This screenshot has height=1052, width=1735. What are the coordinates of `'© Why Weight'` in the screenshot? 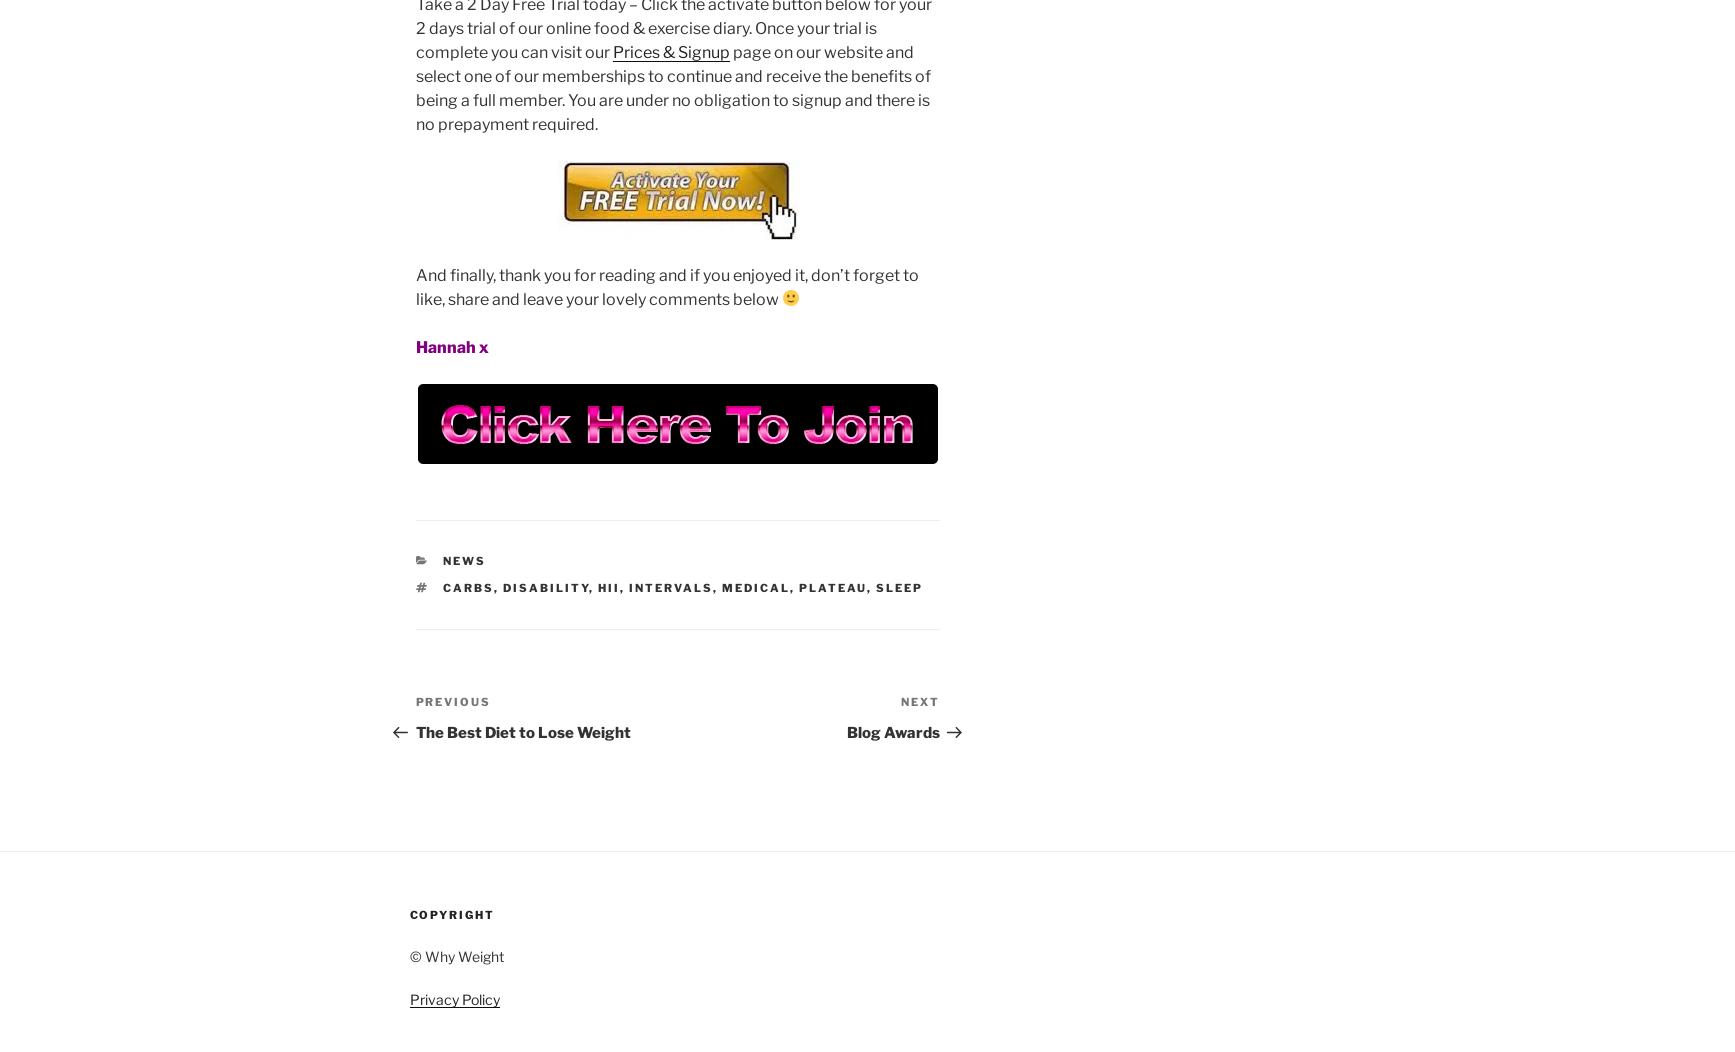 It's located at (455, 954).